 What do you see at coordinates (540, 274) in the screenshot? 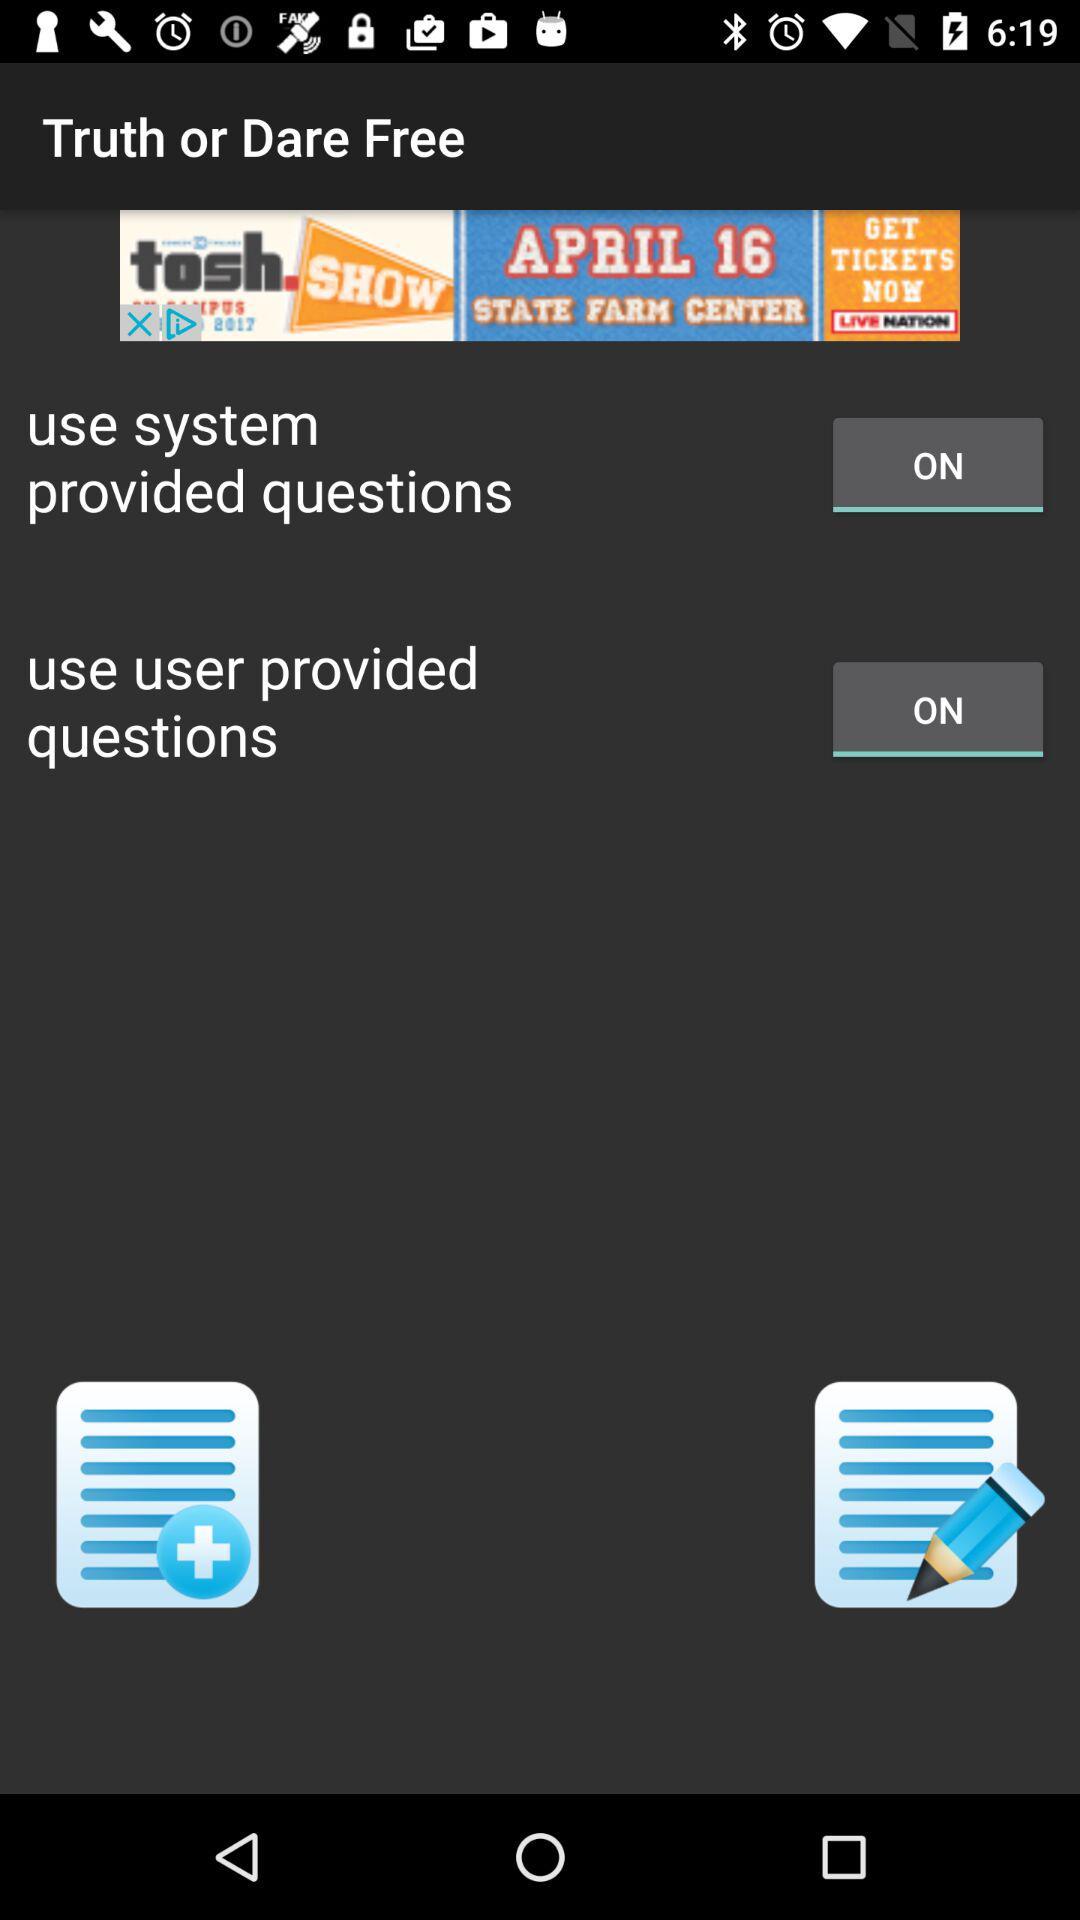
I see `remove the add` at bounding box center [540, 274].